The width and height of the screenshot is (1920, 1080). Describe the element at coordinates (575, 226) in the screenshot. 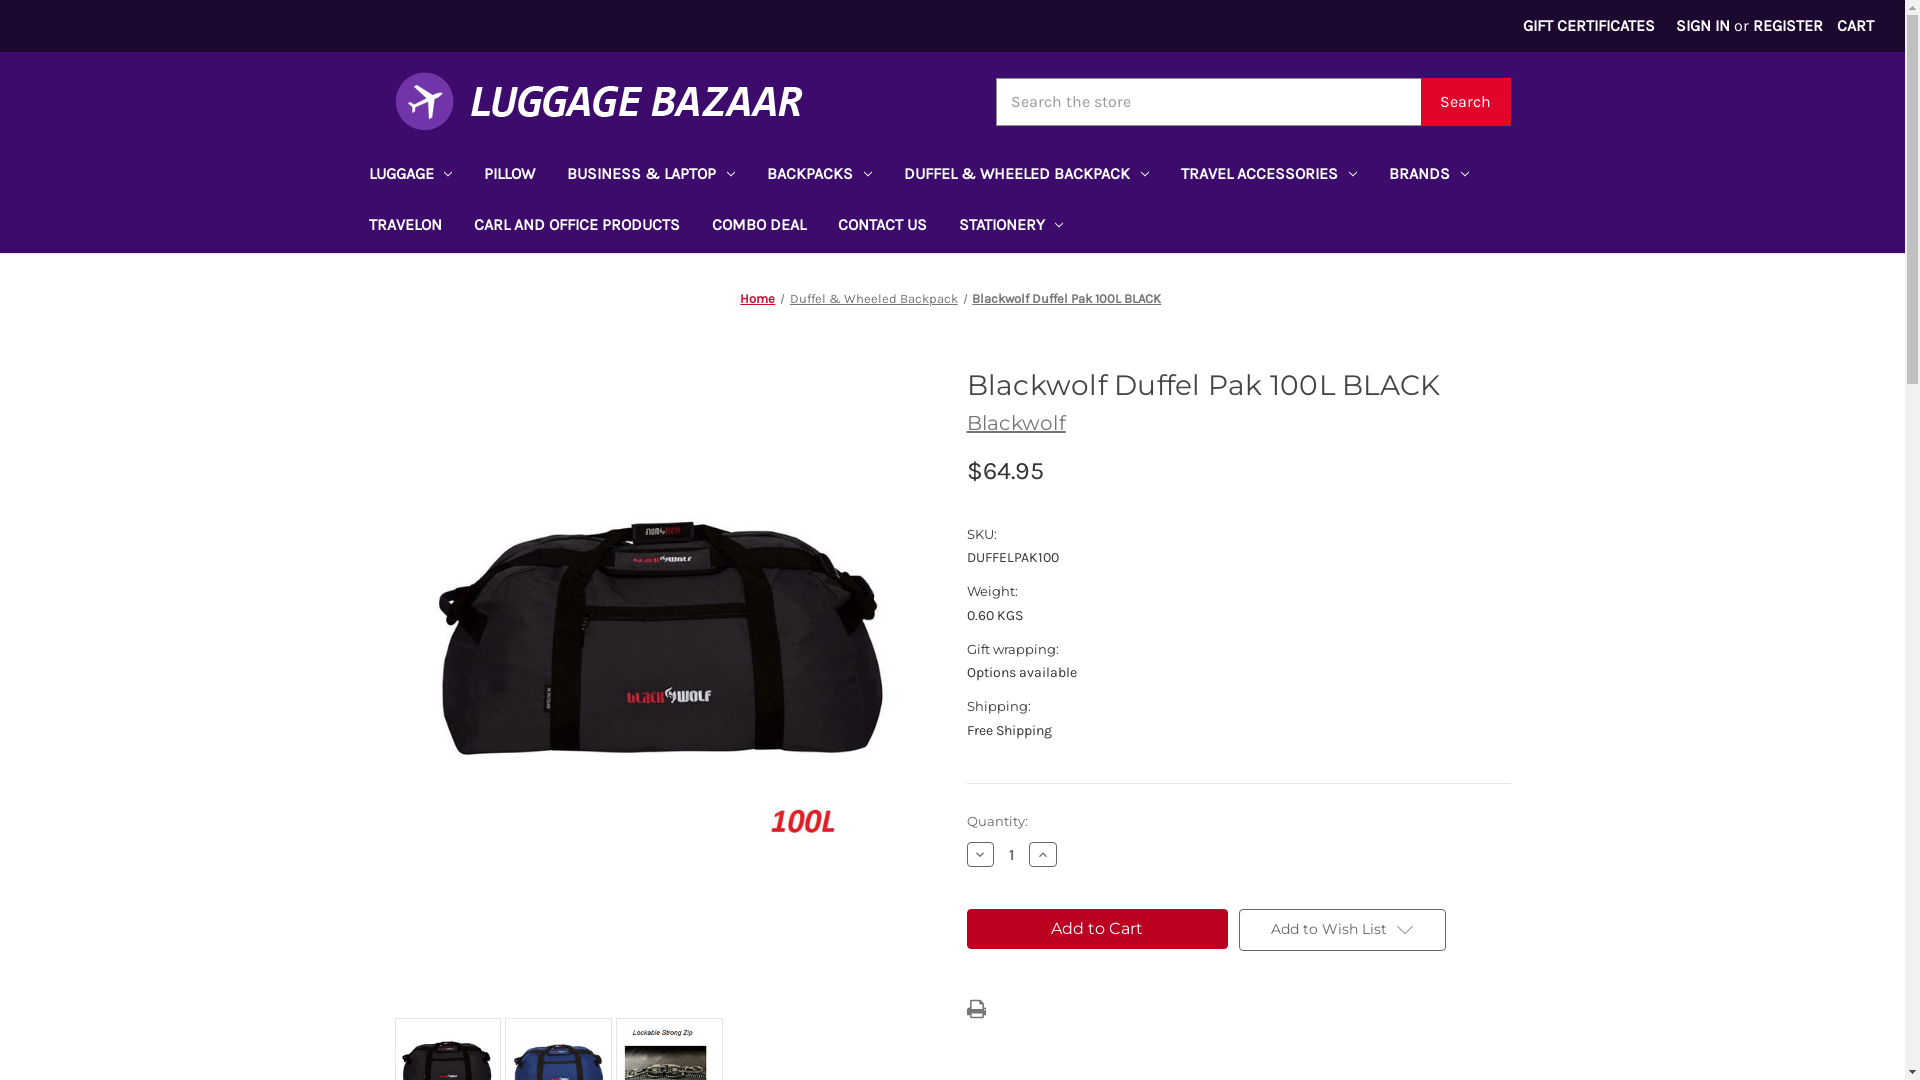

I see `'CARL AND OFFICE PRODUCTS'` at that location.